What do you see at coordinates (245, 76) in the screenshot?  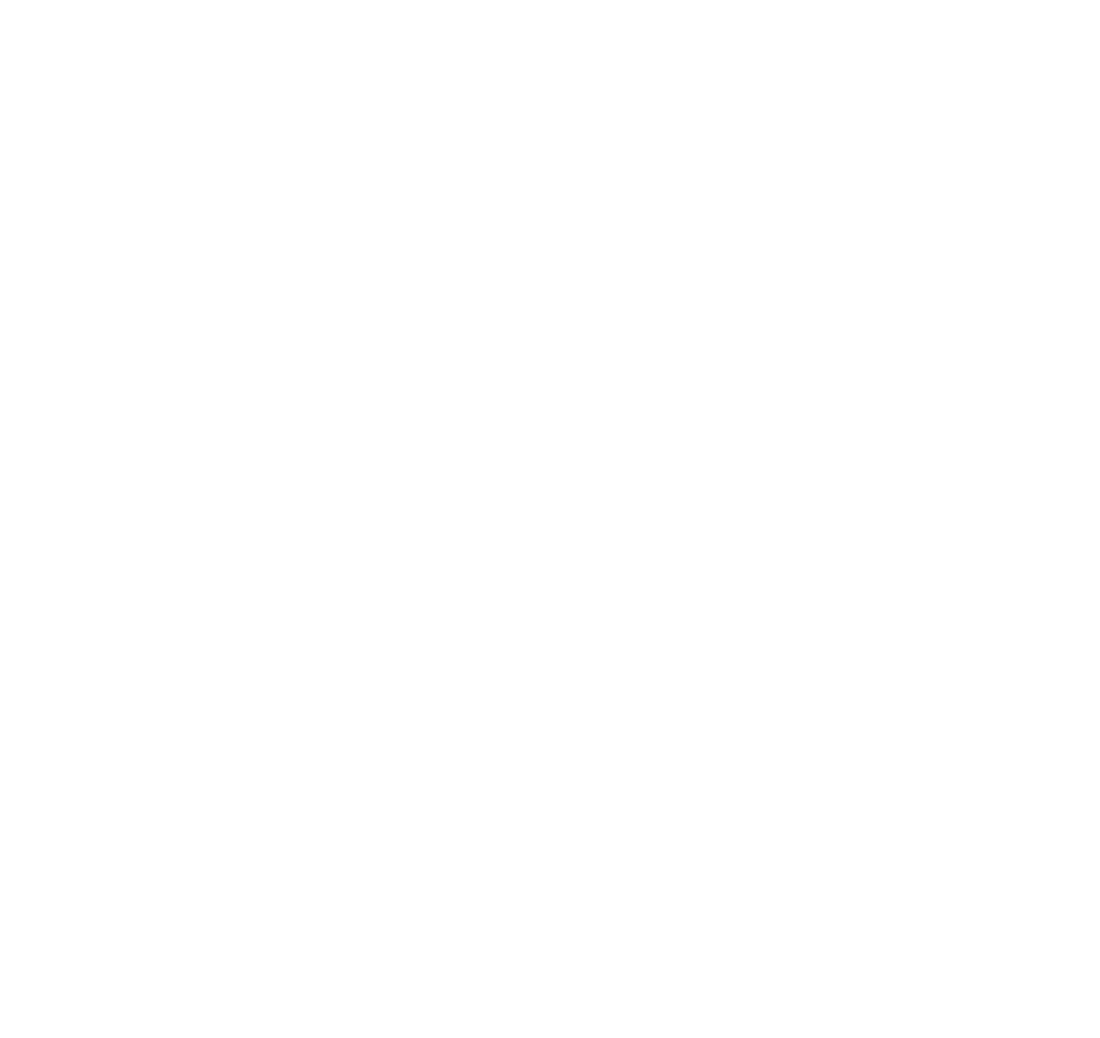 I see `'What data do we collect?'` at bounding box center [245, 76].